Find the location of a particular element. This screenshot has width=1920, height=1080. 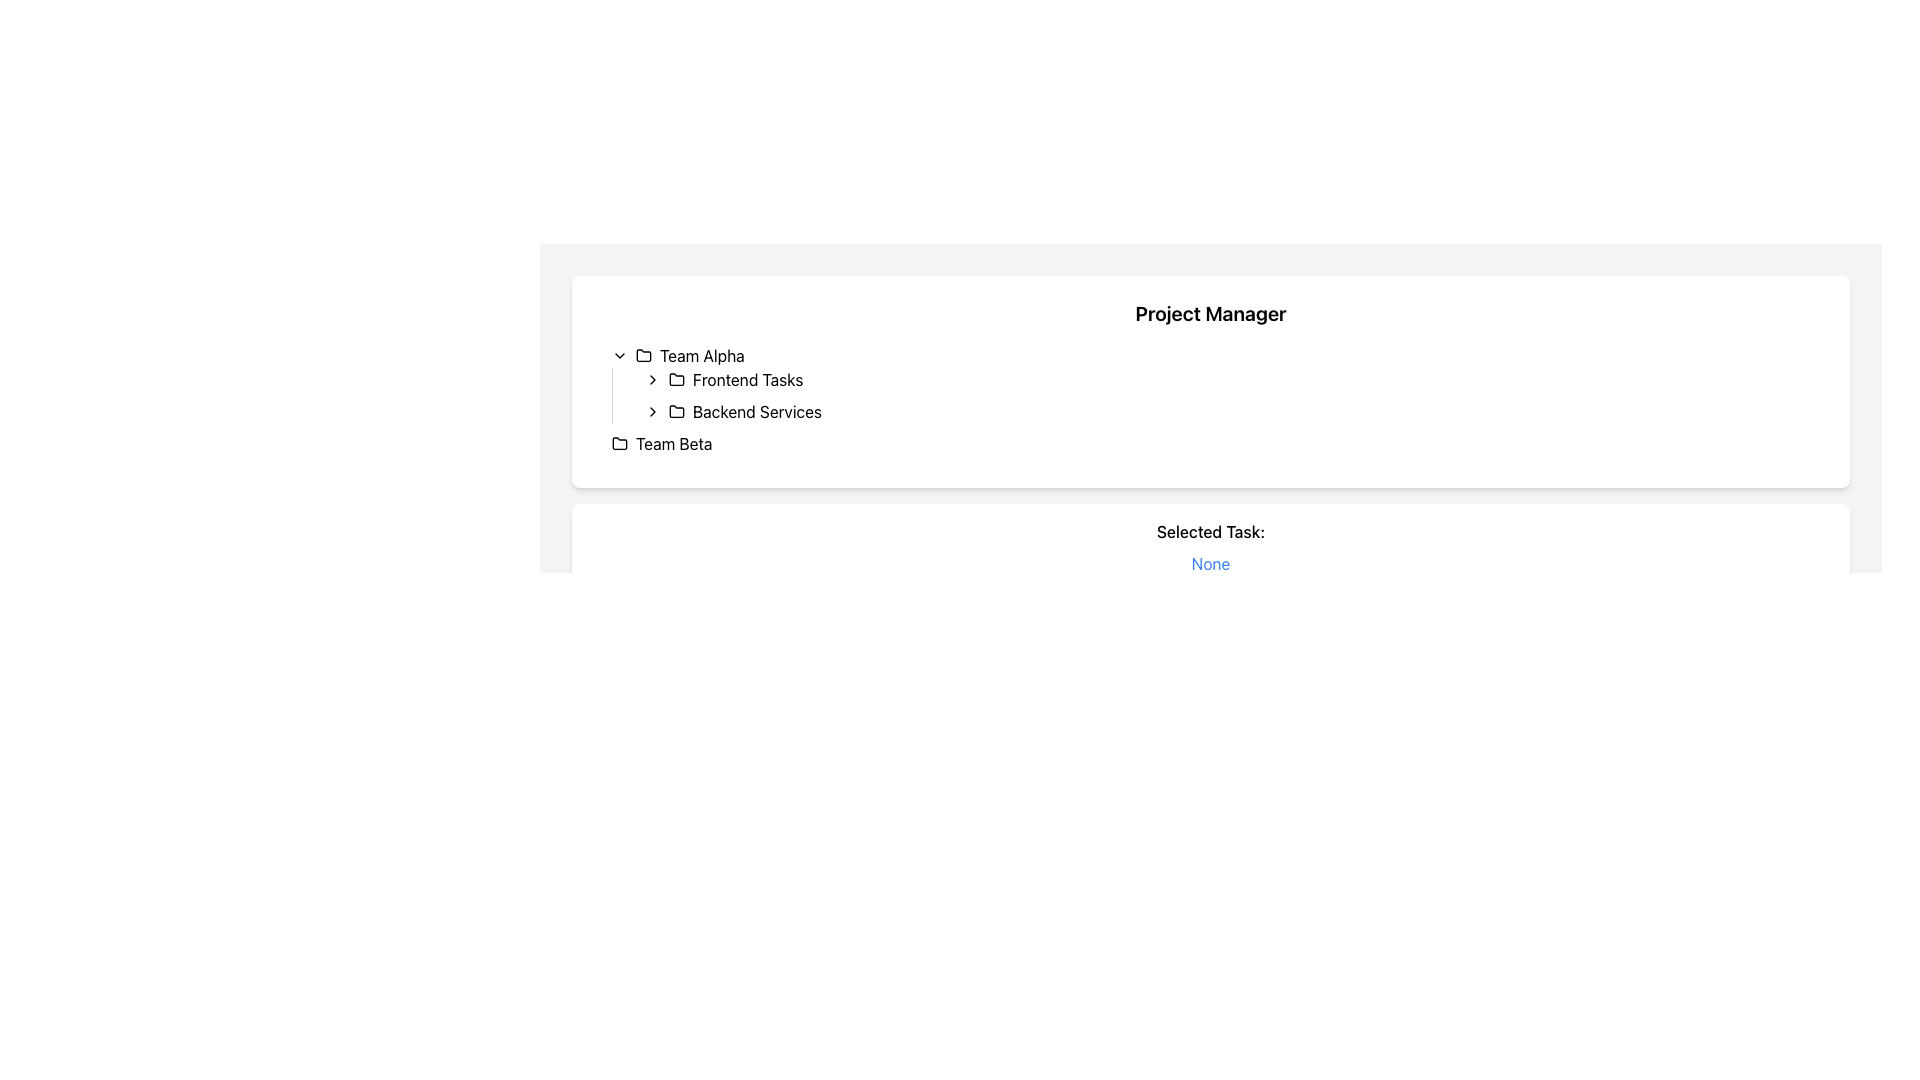

the appearance of the folder icon, which is a simple outline design located before the text 'Frontend Tasks' is located at coordinates (676, 380).